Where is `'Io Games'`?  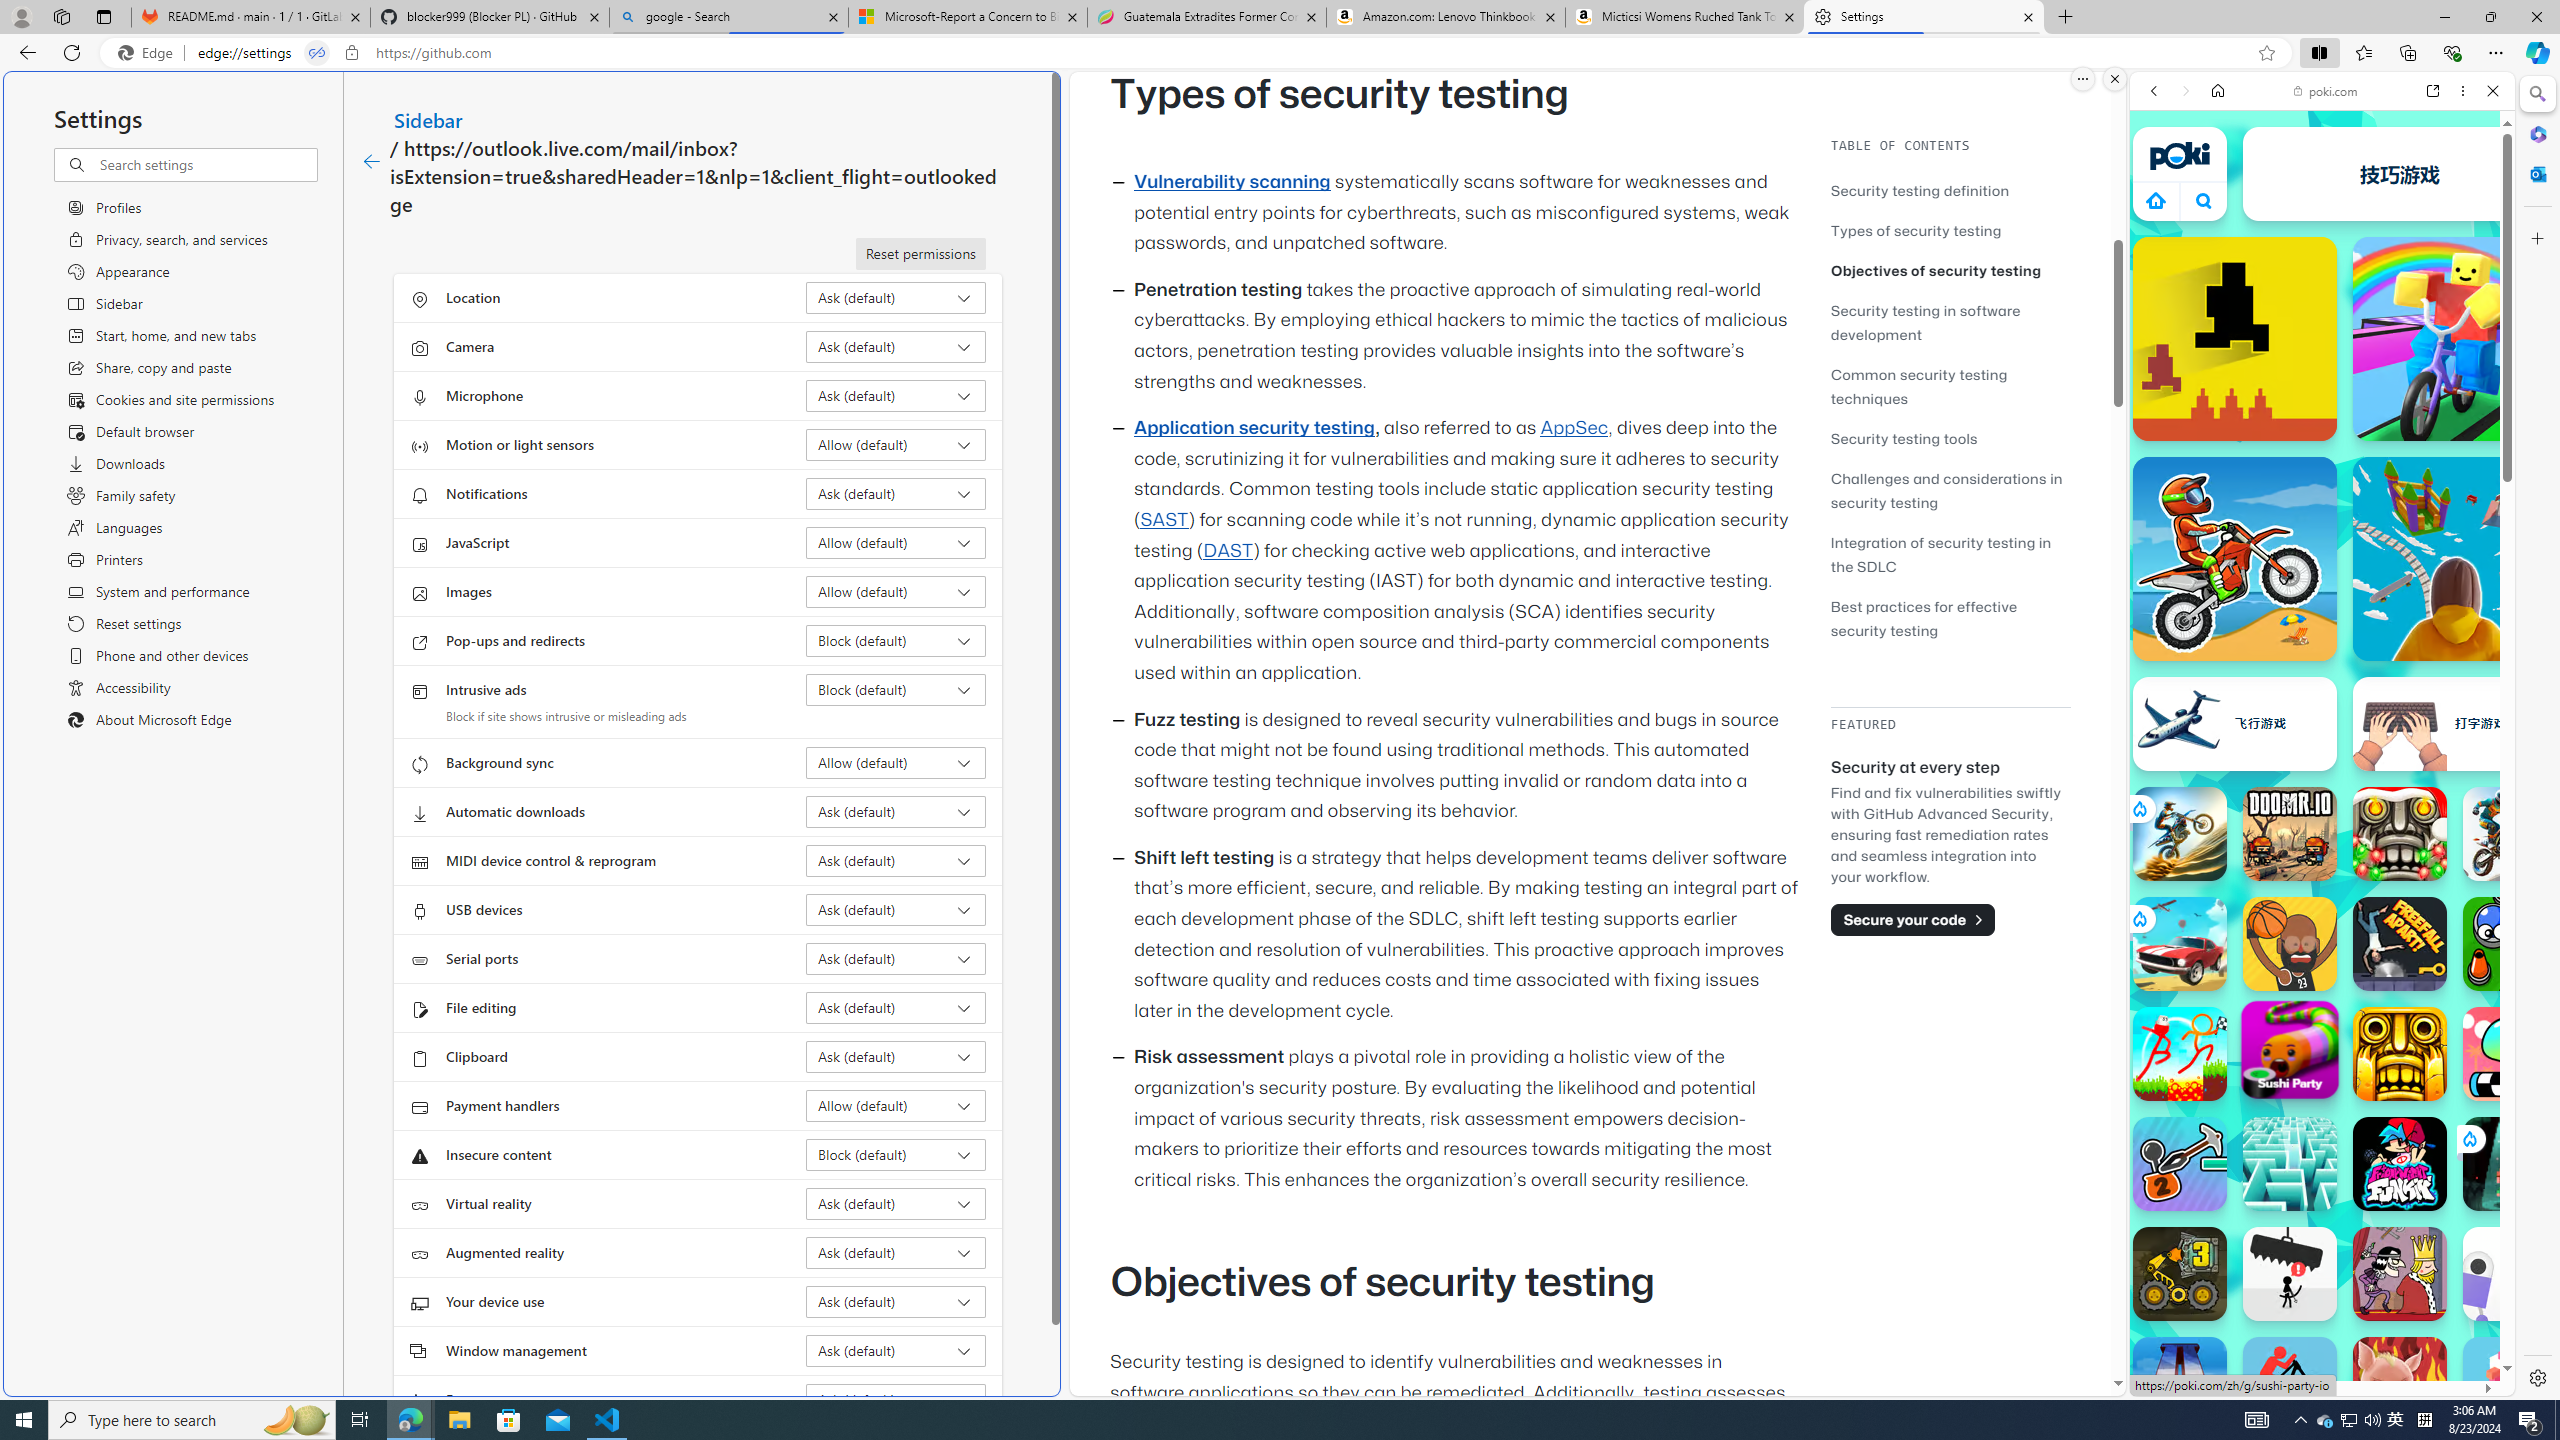 'Io Games' is located at coordinates (2320, 616).